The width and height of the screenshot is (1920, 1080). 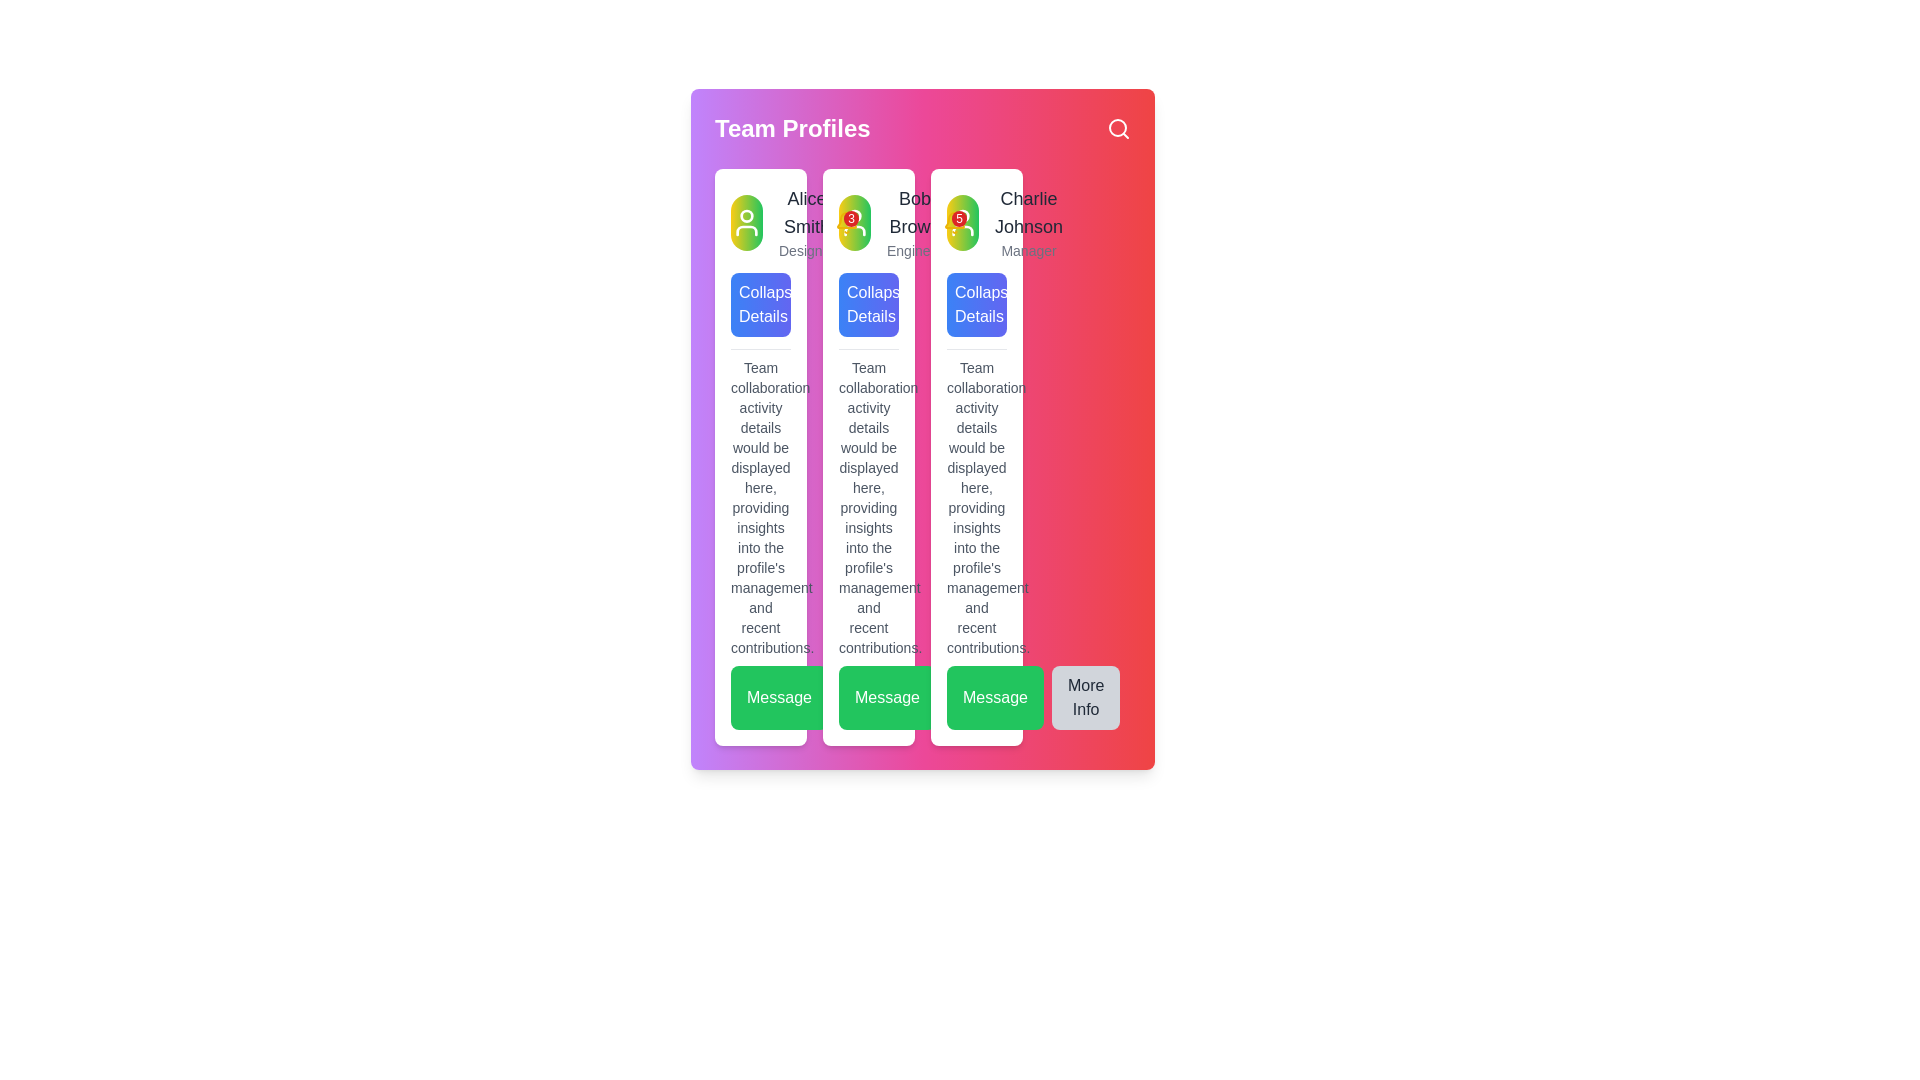 What do you see at coordinates (746, 223) in the screenshot?
I see `the user figure icon in the profile card for Alice Smith, which is a minimalist design in white color within a circular yellow to green background` at bounding box center [746, 223].